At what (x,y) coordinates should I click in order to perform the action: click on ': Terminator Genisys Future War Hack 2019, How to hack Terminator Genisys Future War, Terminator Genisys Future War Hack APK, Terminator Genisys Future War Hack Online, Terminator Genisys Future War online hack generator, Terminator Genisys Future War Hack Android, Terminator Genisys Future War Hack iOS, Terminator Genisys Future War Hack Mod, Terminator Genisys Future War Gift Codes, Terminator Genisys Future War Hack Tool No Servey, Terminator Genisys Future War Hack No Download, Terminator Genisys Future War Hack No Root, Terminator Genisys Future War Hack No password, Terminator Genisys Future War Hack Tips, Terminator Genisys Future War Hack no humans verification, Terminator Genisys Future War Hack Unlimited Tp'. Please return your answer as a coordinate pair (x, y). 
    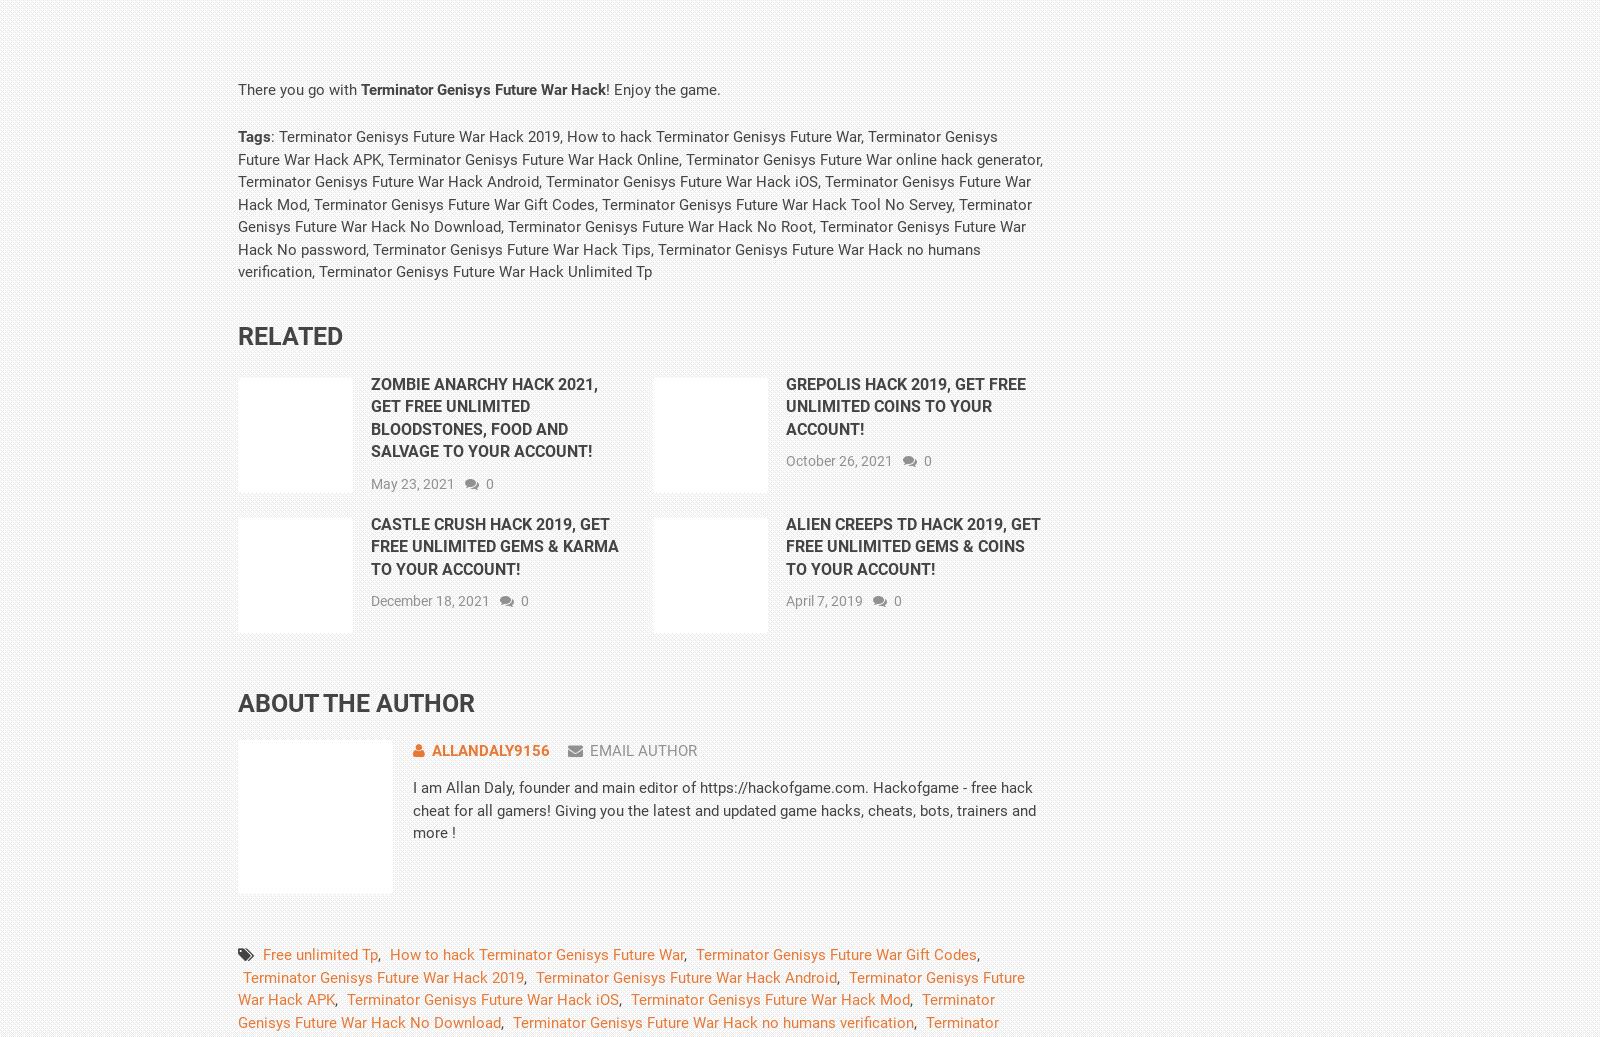
    Looking at the image, I should click on (237, 203).